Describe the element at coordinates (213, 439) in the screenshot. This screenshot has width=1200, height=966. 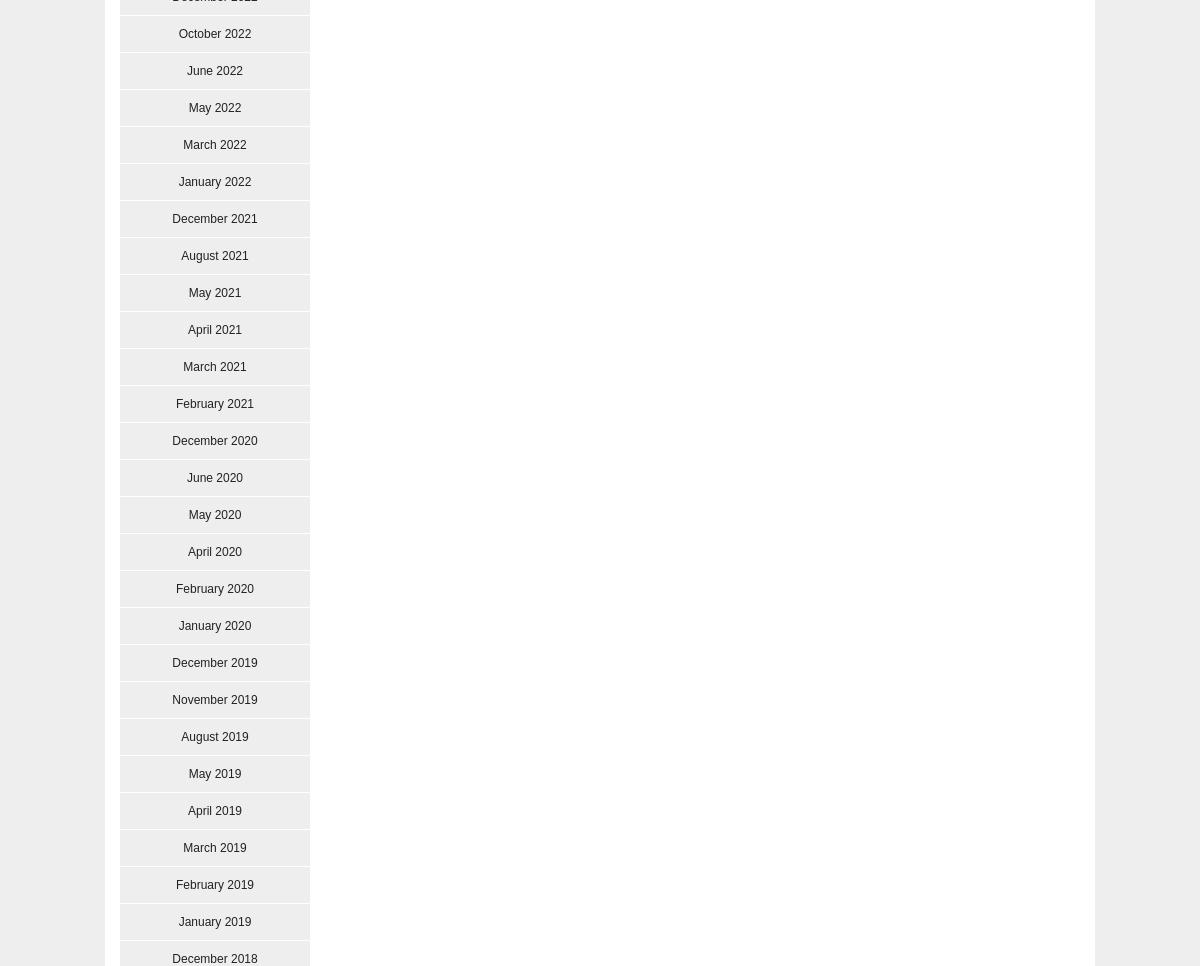
I see `'December 2020'` at that location.